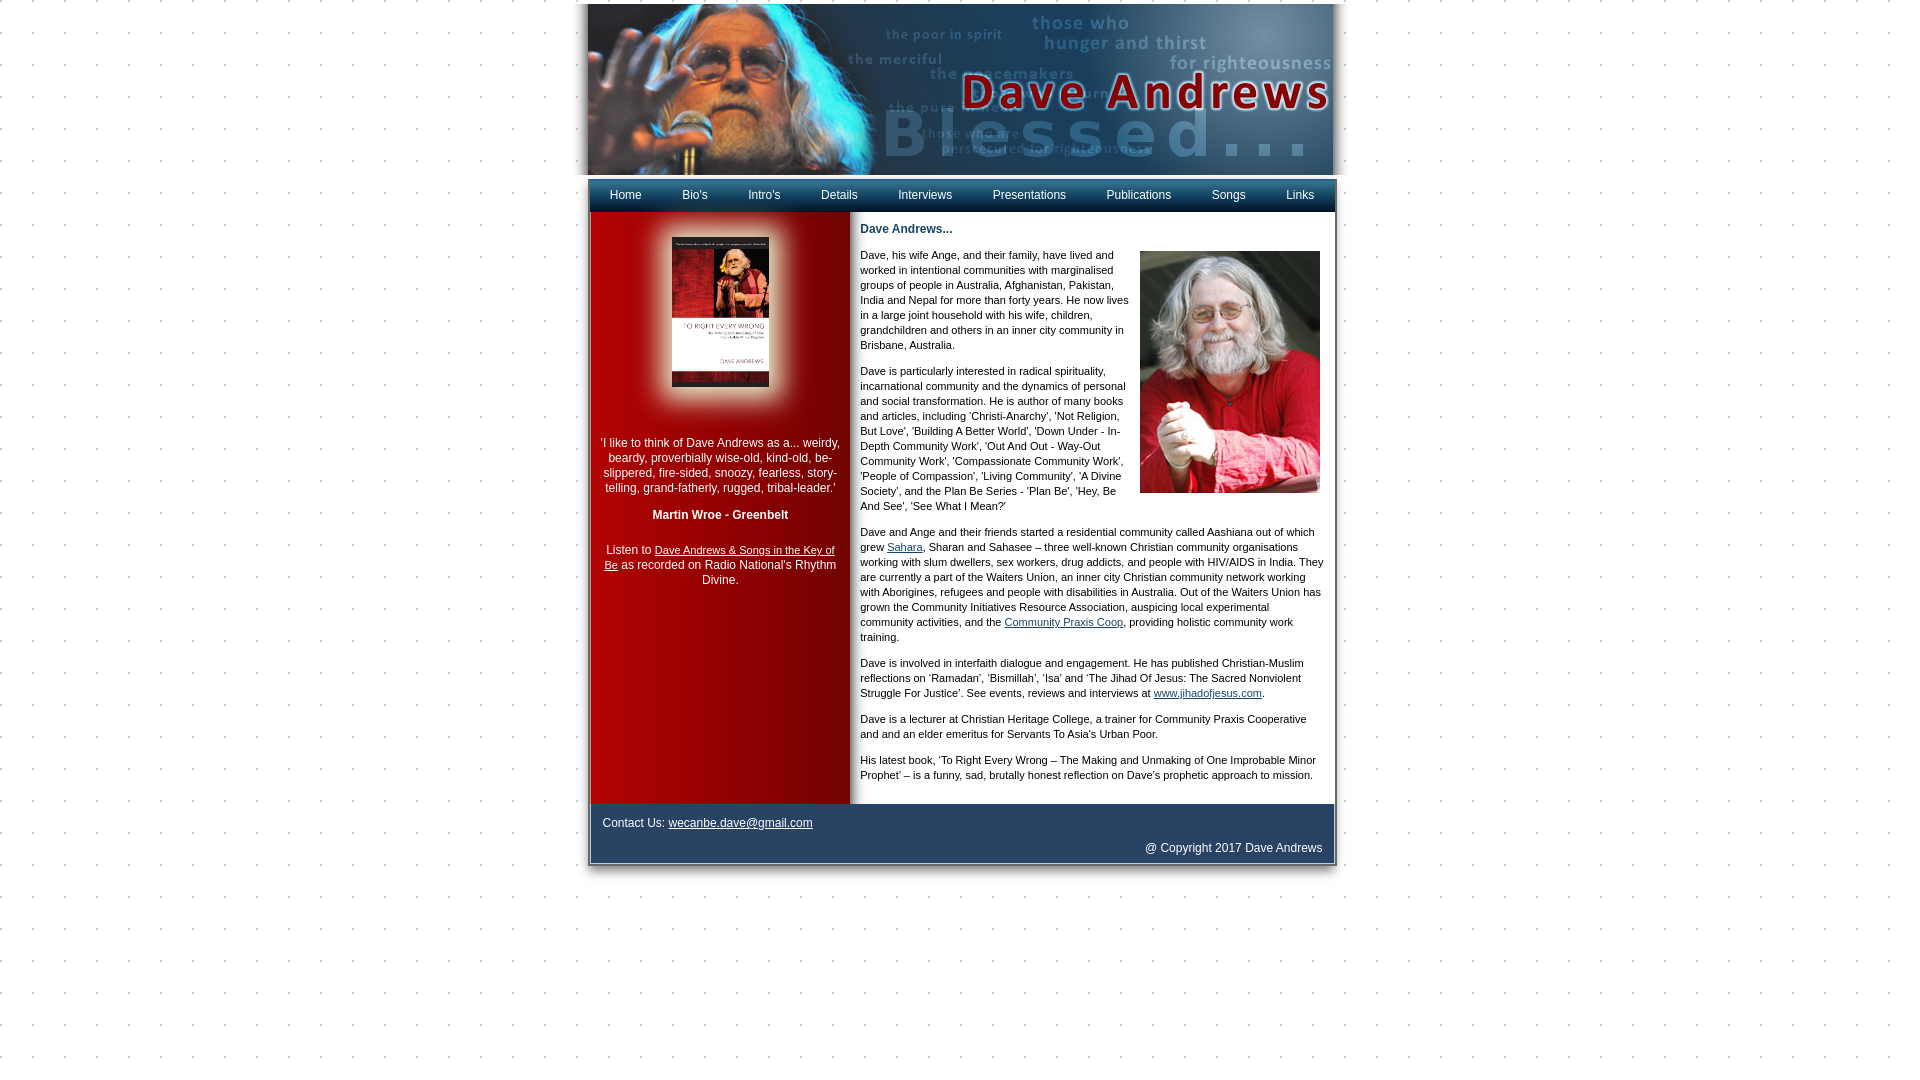 This screenshot has height=1080, width=1920. Describe the element at coordinates (924, 195) in the screenshot. I see `'Interviews'` at that location.